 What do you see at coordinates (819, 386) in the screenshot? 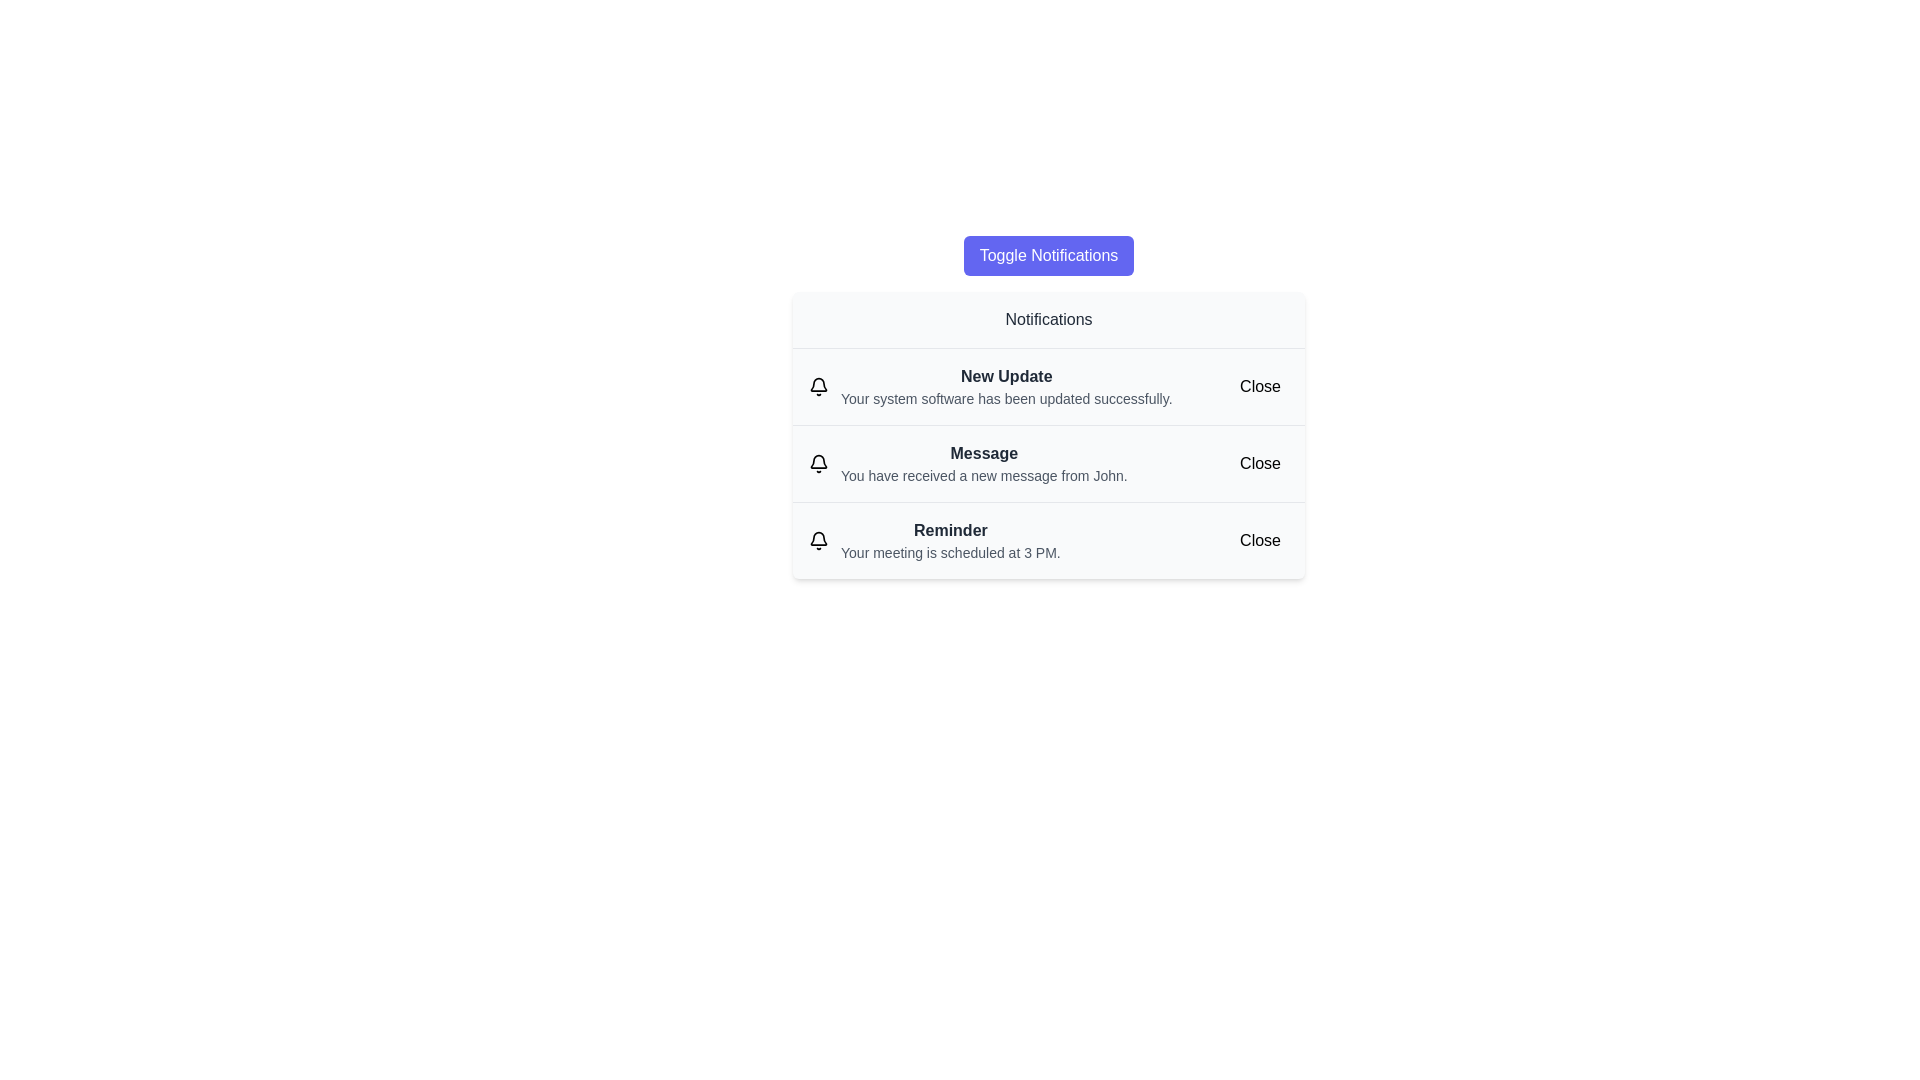
I see `the bell-shaped notification icon located on the far left of the notification row that contains the 'New Update' text` at bounding box center [819, 386].